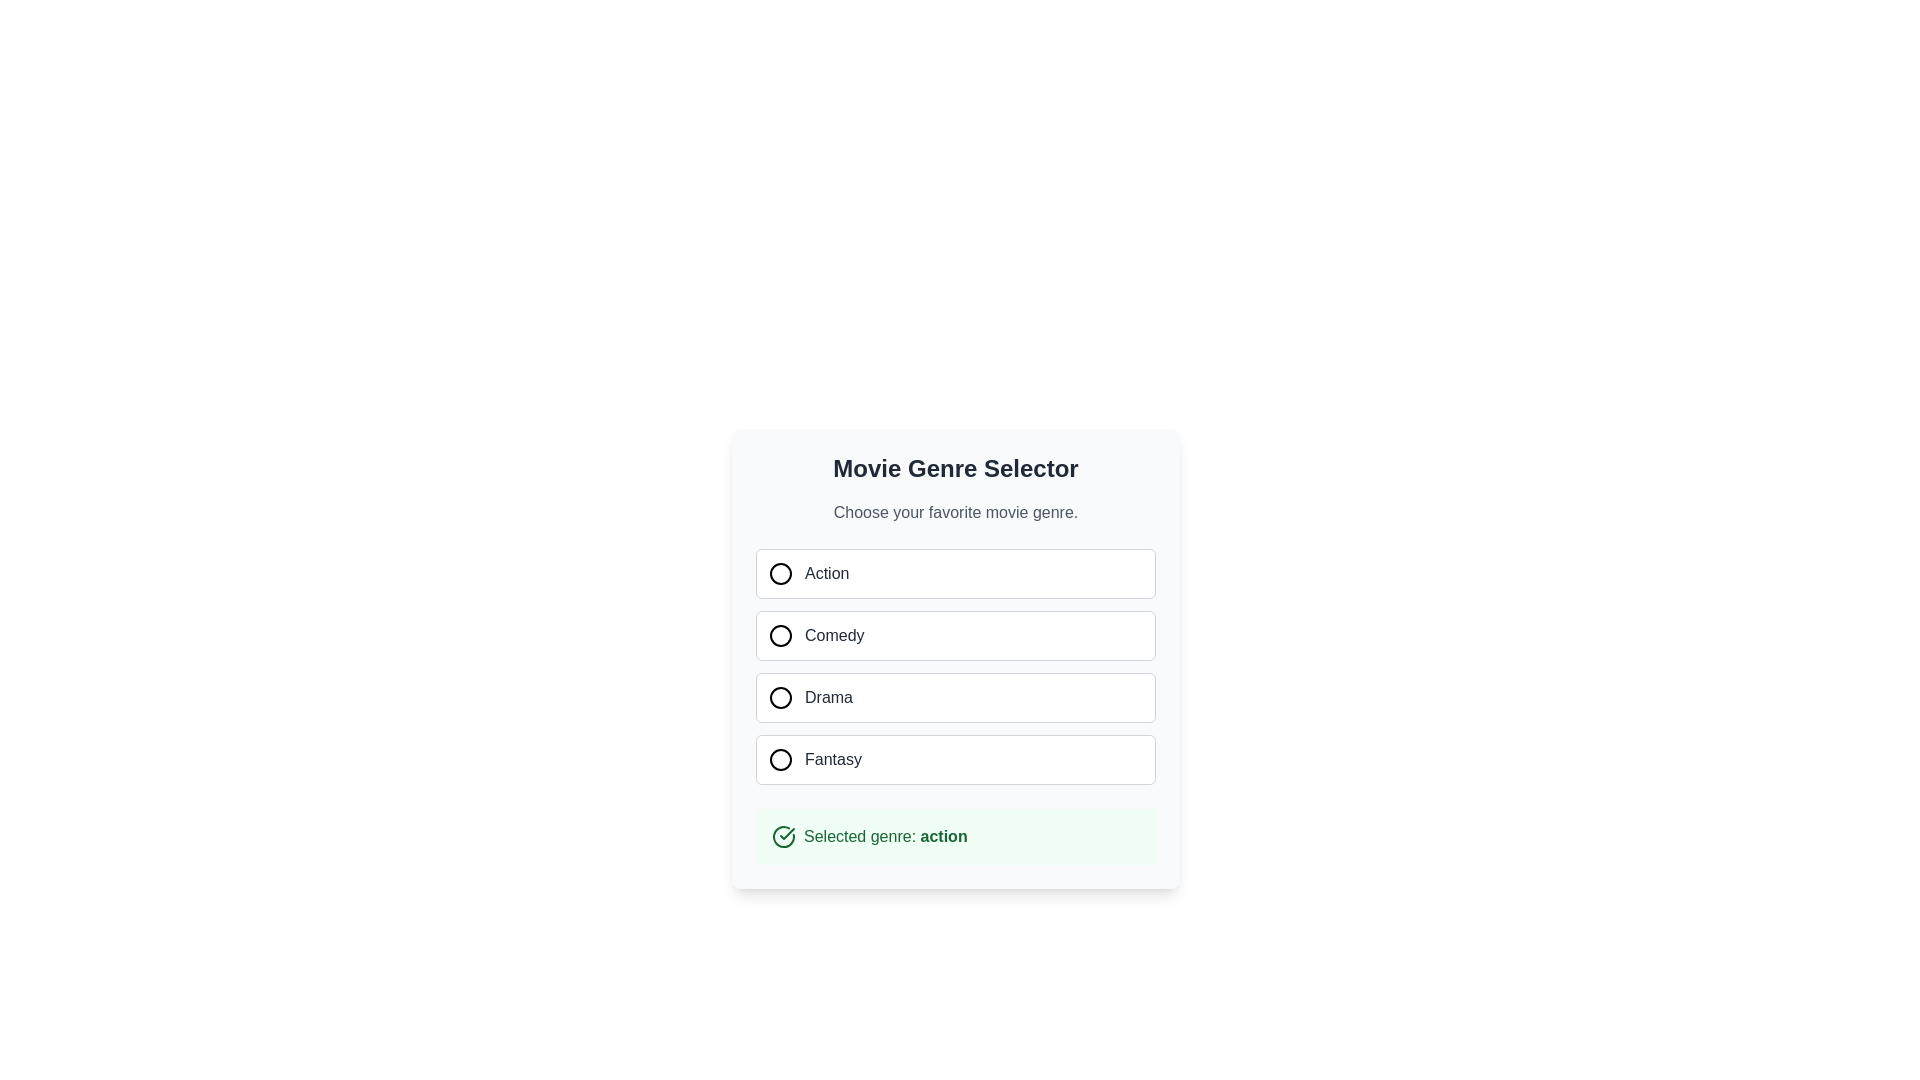  What do you see at coordinates (827, 574) in the screenshot?
I see `'Action' text label which is displayed in bold, medium-weight font and dark gray color, located next to a circular icon in the first row of a vertically-aligned list of options for selecting a movie genre` at bounding box center [827, 574].